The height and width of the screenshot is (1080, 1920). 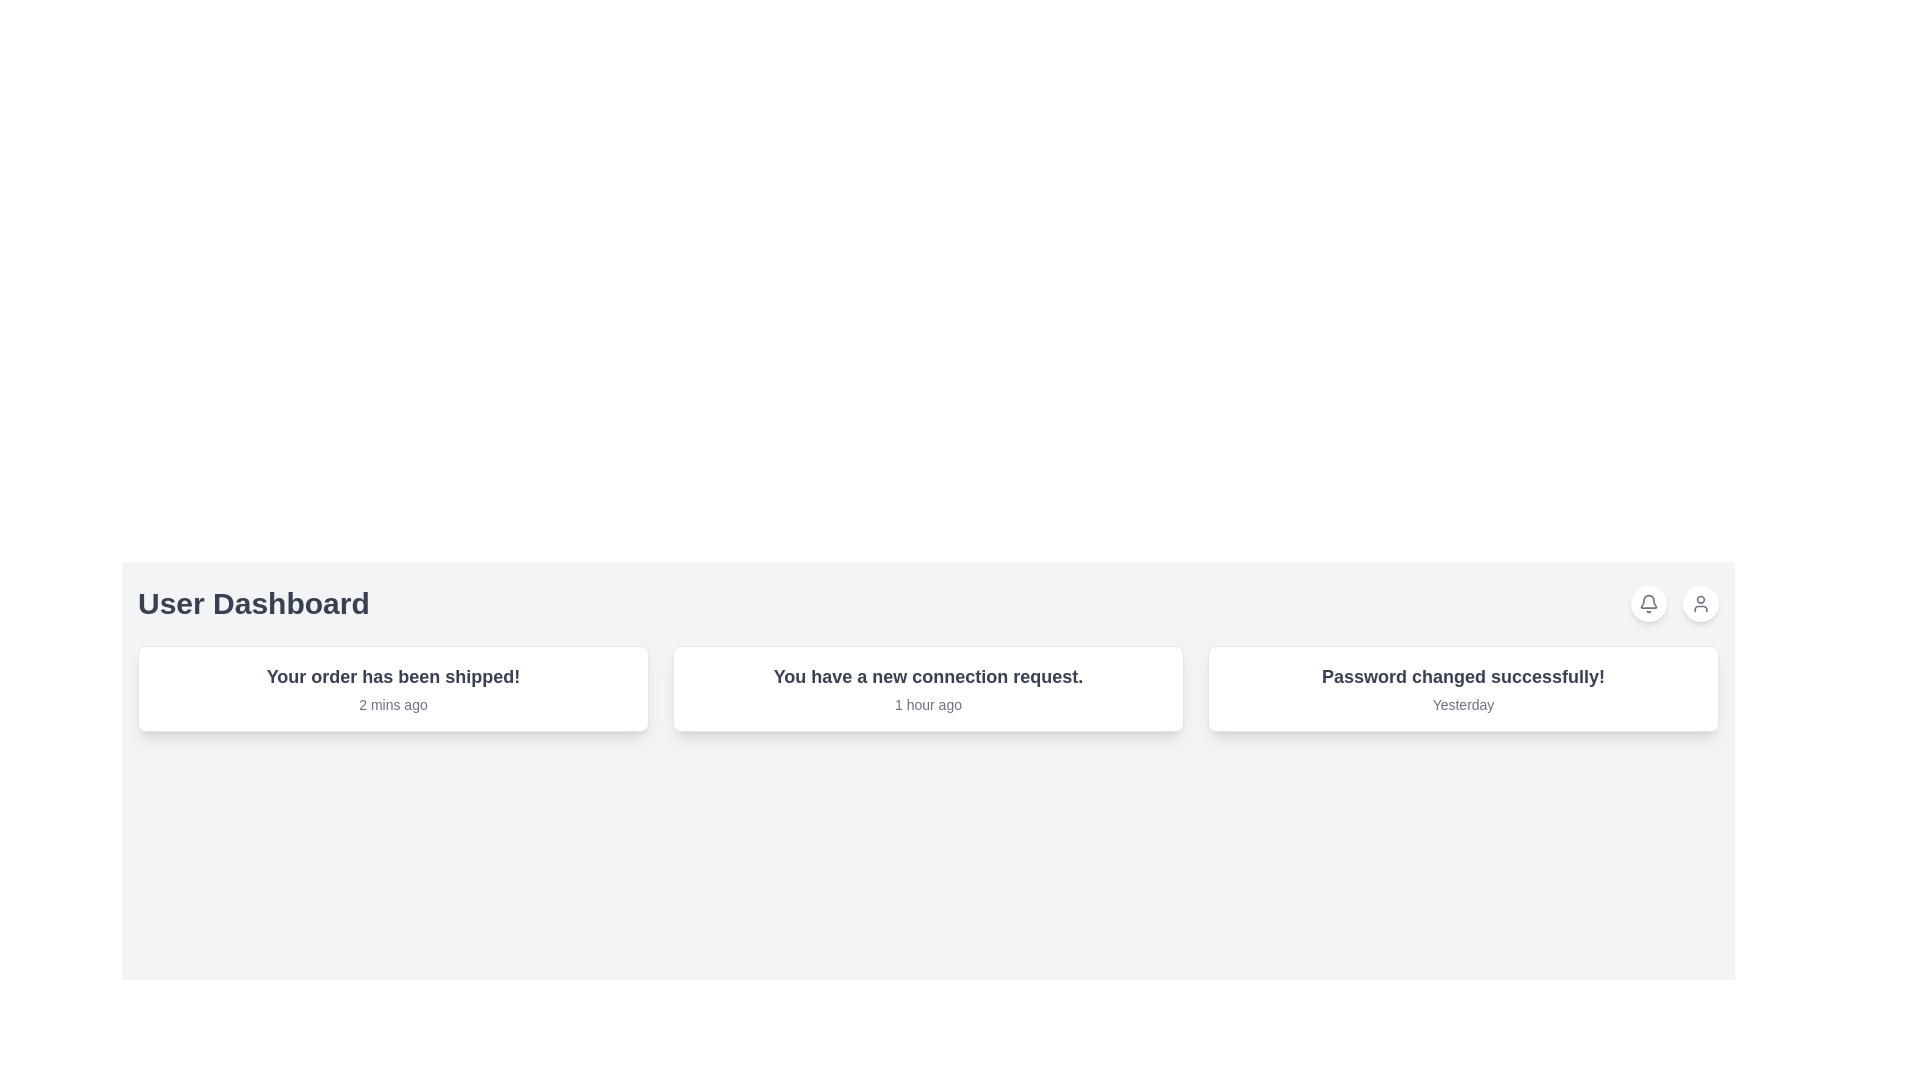 What do you see at coordinates (252, 603) in the screenshot?
I see `the 'User Dashboard' text label, which is prominently displayed in a bold, large font style and gray color at the top-left corner of the dashboard` at bounding box center [252, 603].